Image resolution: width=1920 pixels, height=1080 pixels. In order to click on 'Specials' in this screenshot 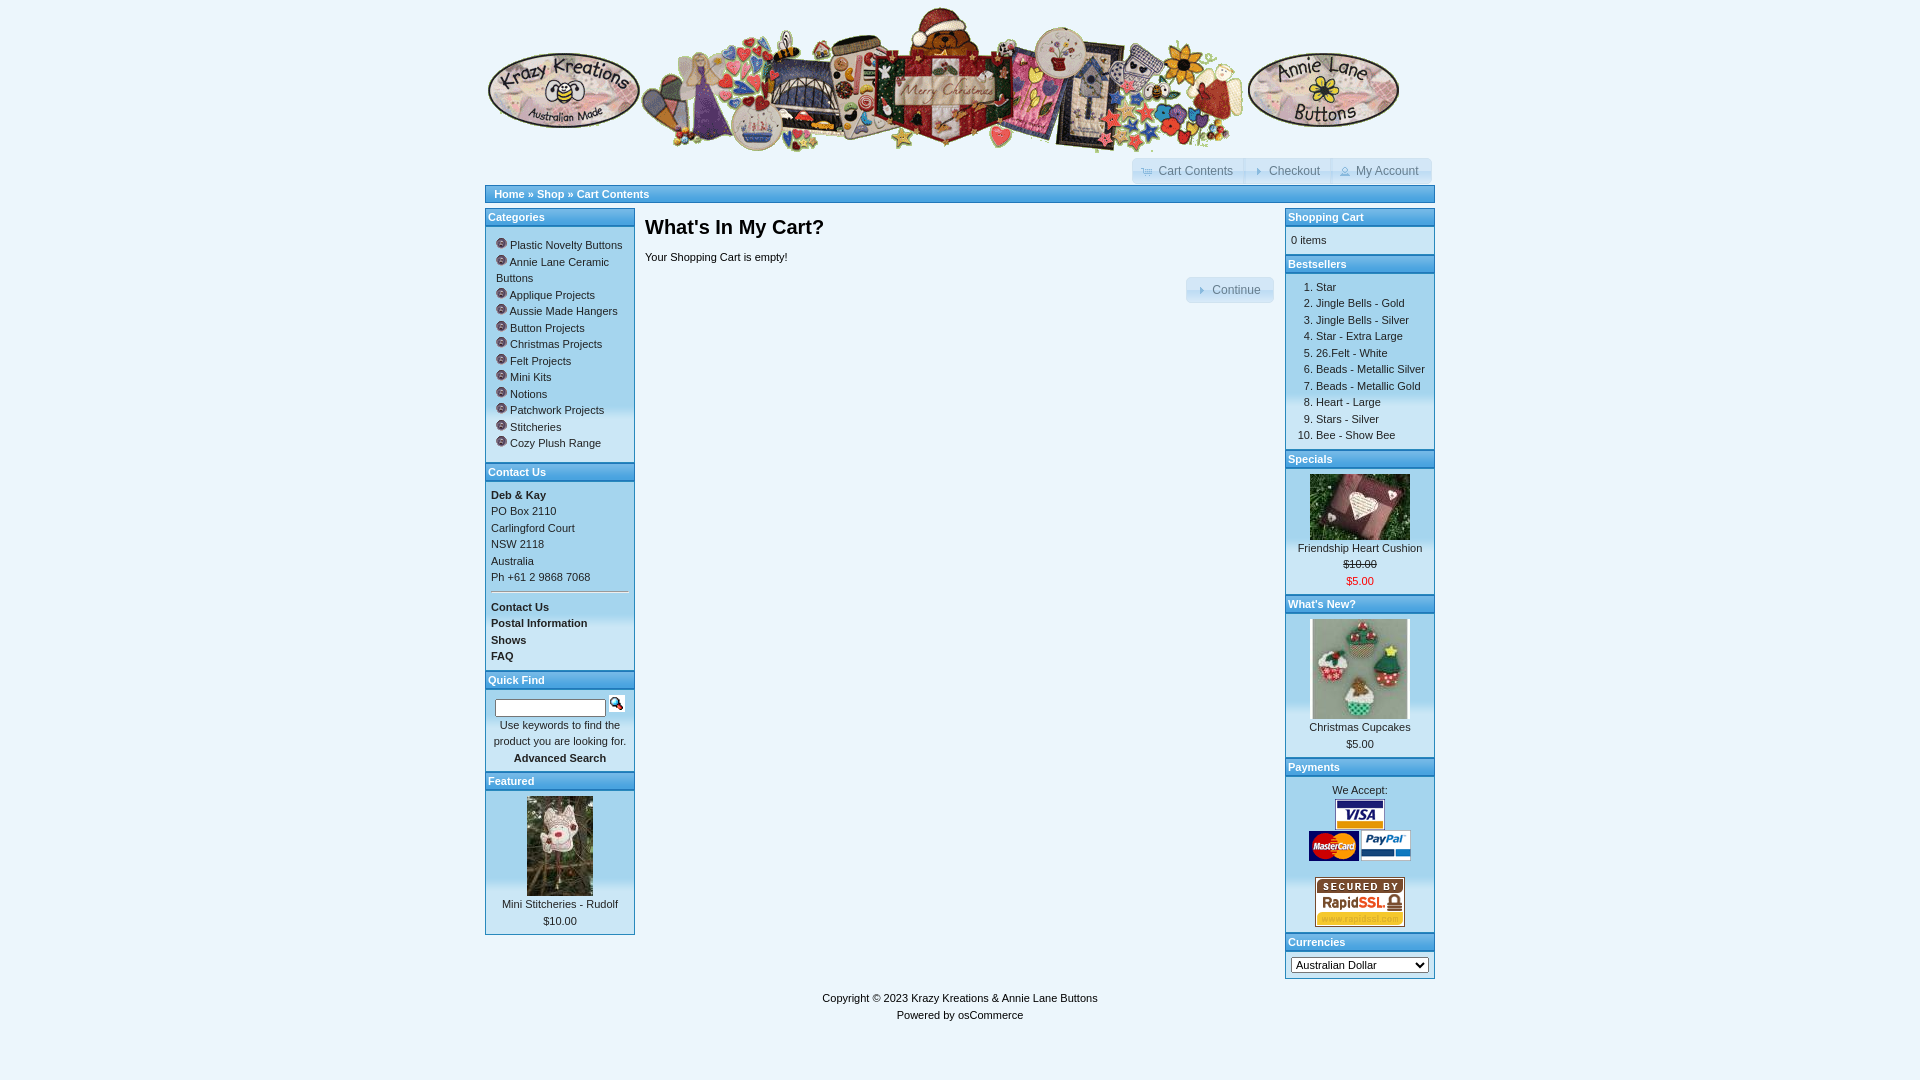, I will do `click(1287, 458)`.